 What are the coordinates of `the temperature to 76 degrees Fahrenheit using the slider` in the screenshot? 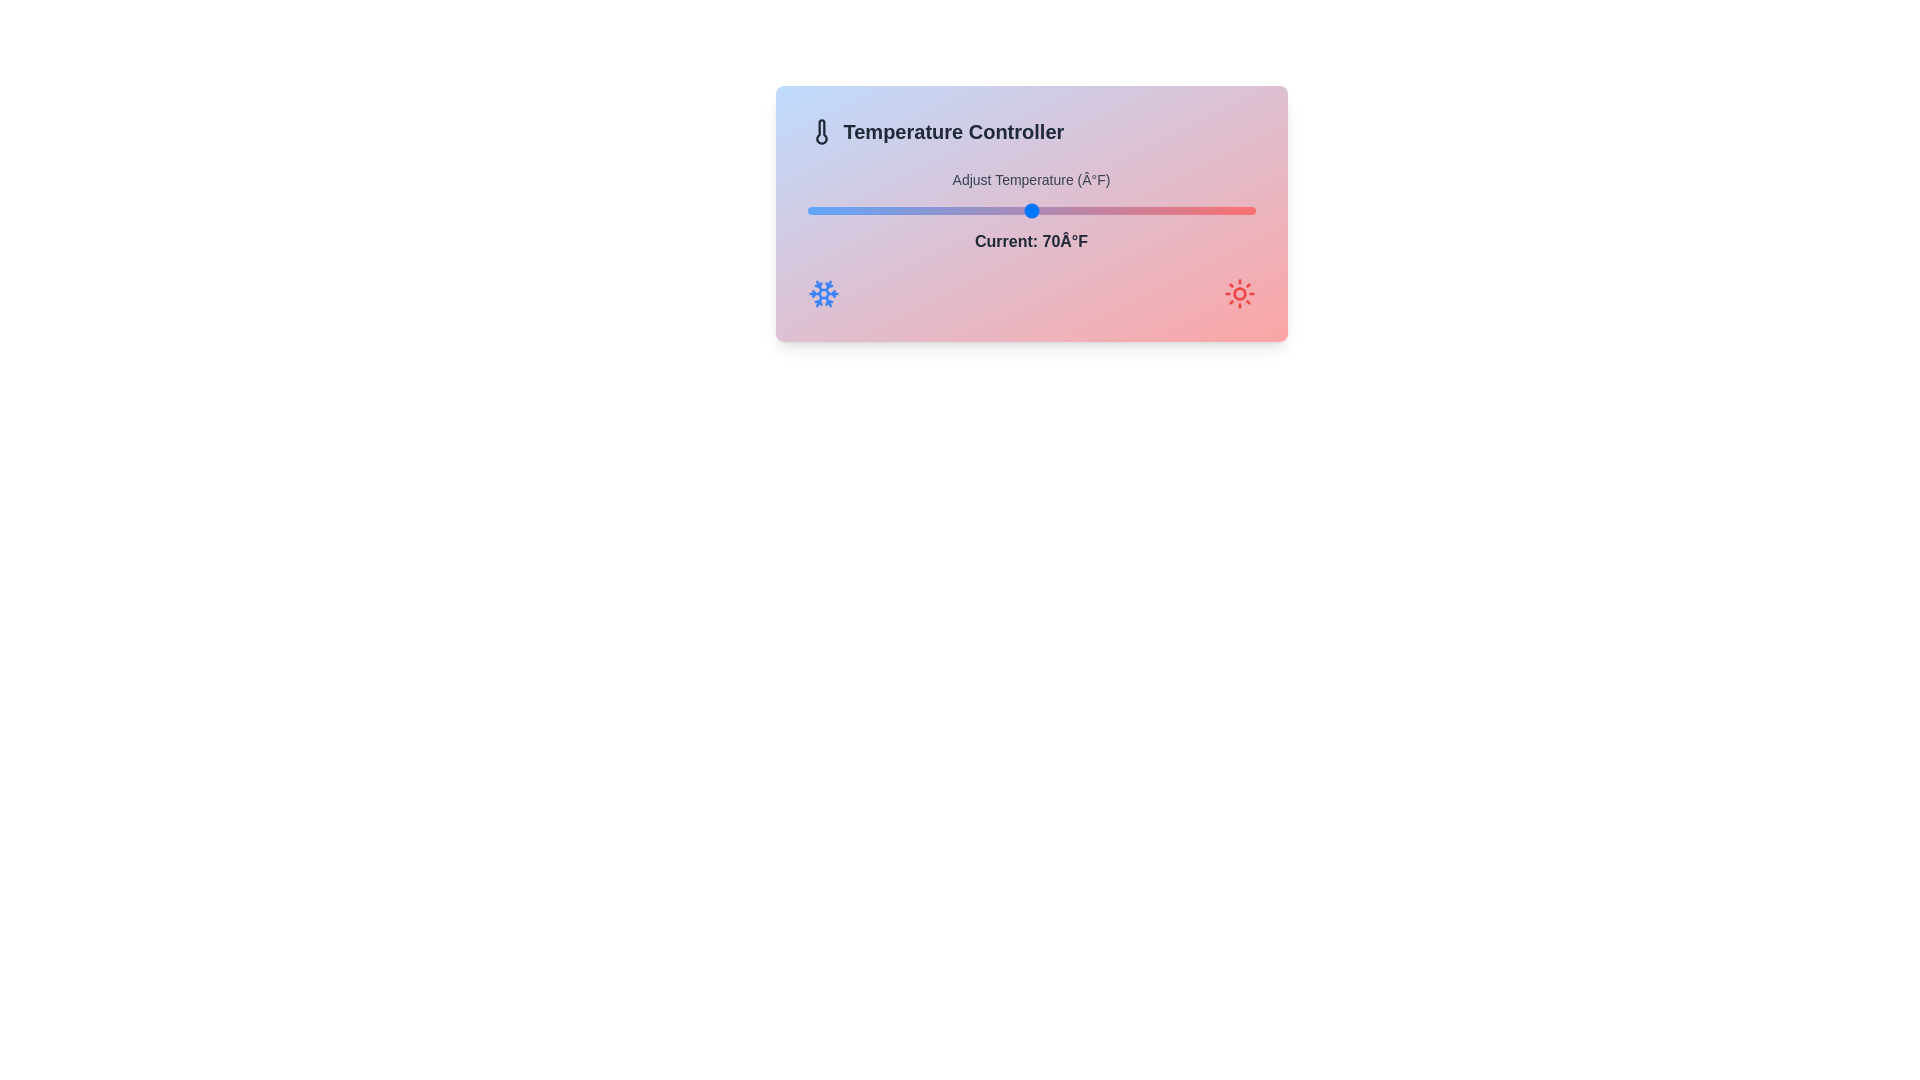 It's located at (1097, 211).